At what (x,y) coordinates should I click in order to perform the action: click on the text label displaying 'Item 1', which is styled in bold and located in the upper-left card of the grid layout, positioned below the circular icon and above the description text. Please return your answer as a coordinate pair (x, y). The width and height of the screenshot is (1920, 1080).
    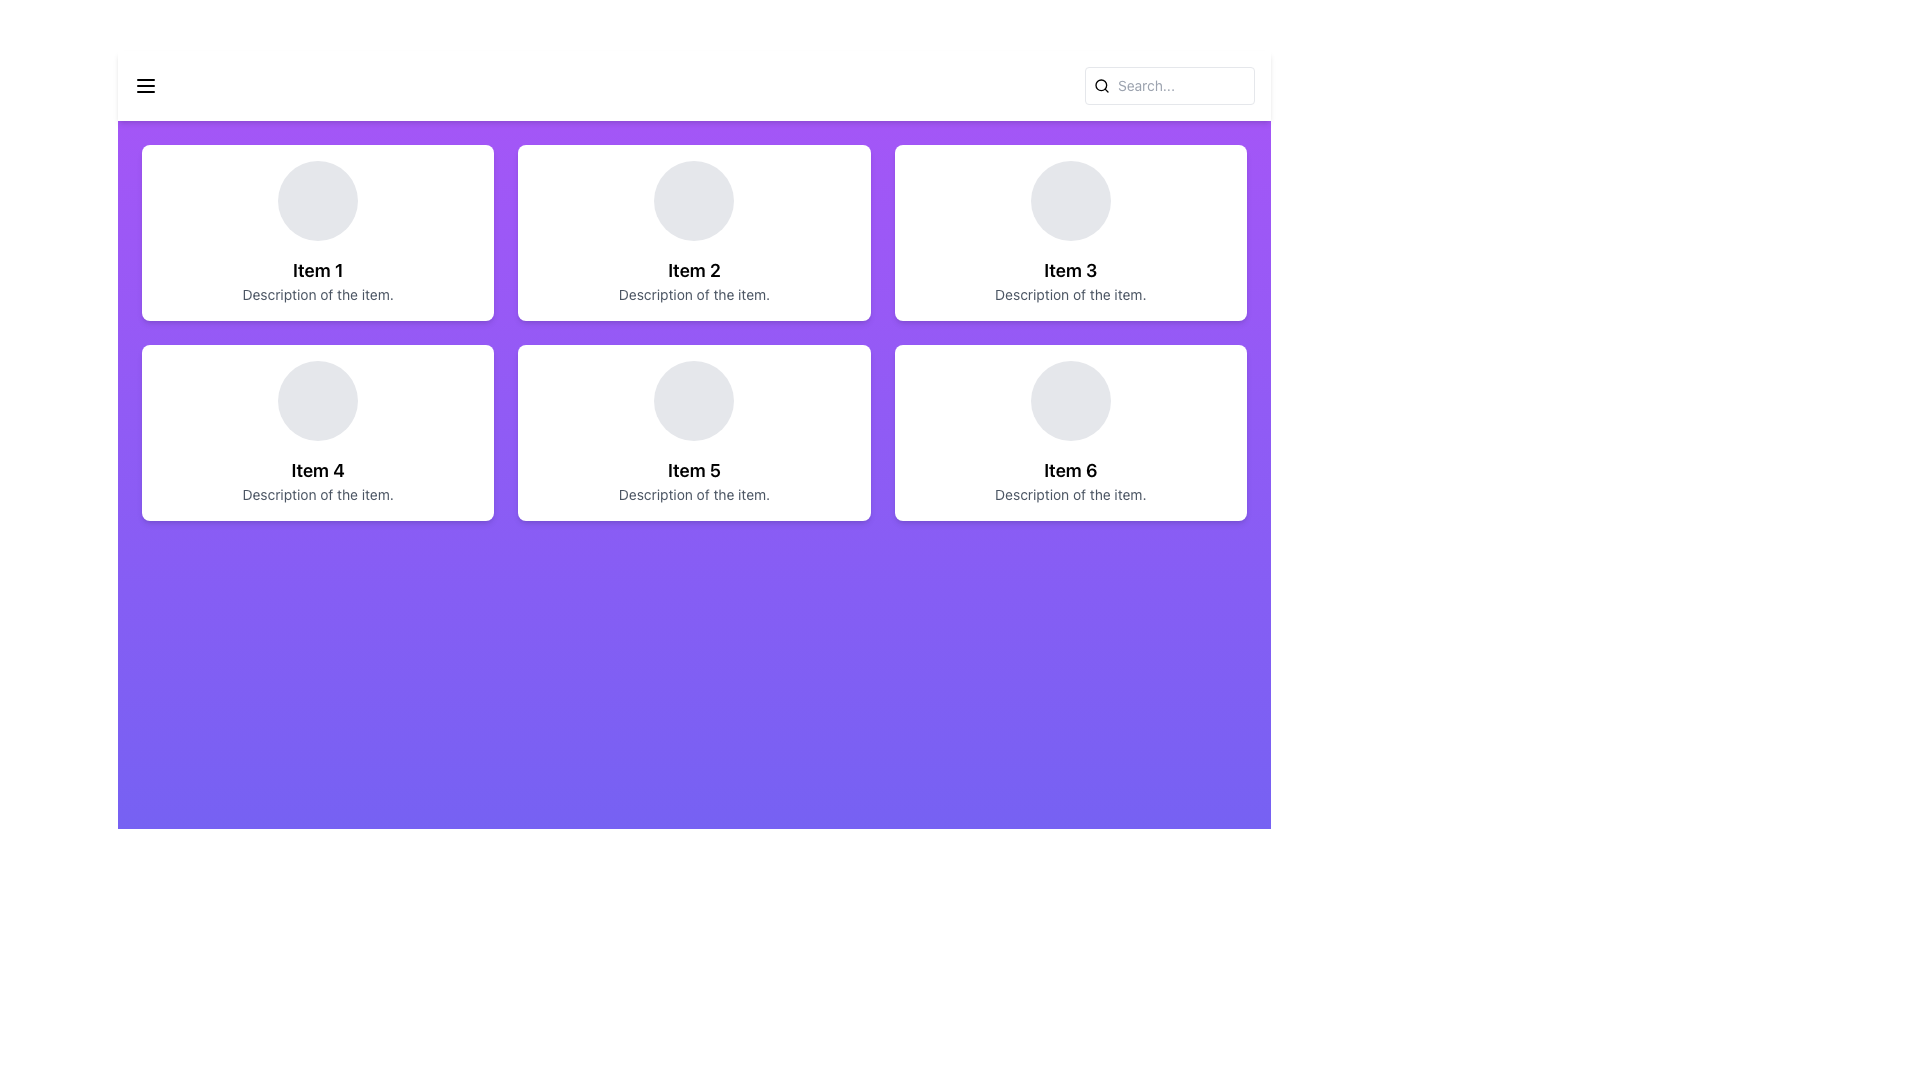
    Looking at the image, I should click on (317, 270).